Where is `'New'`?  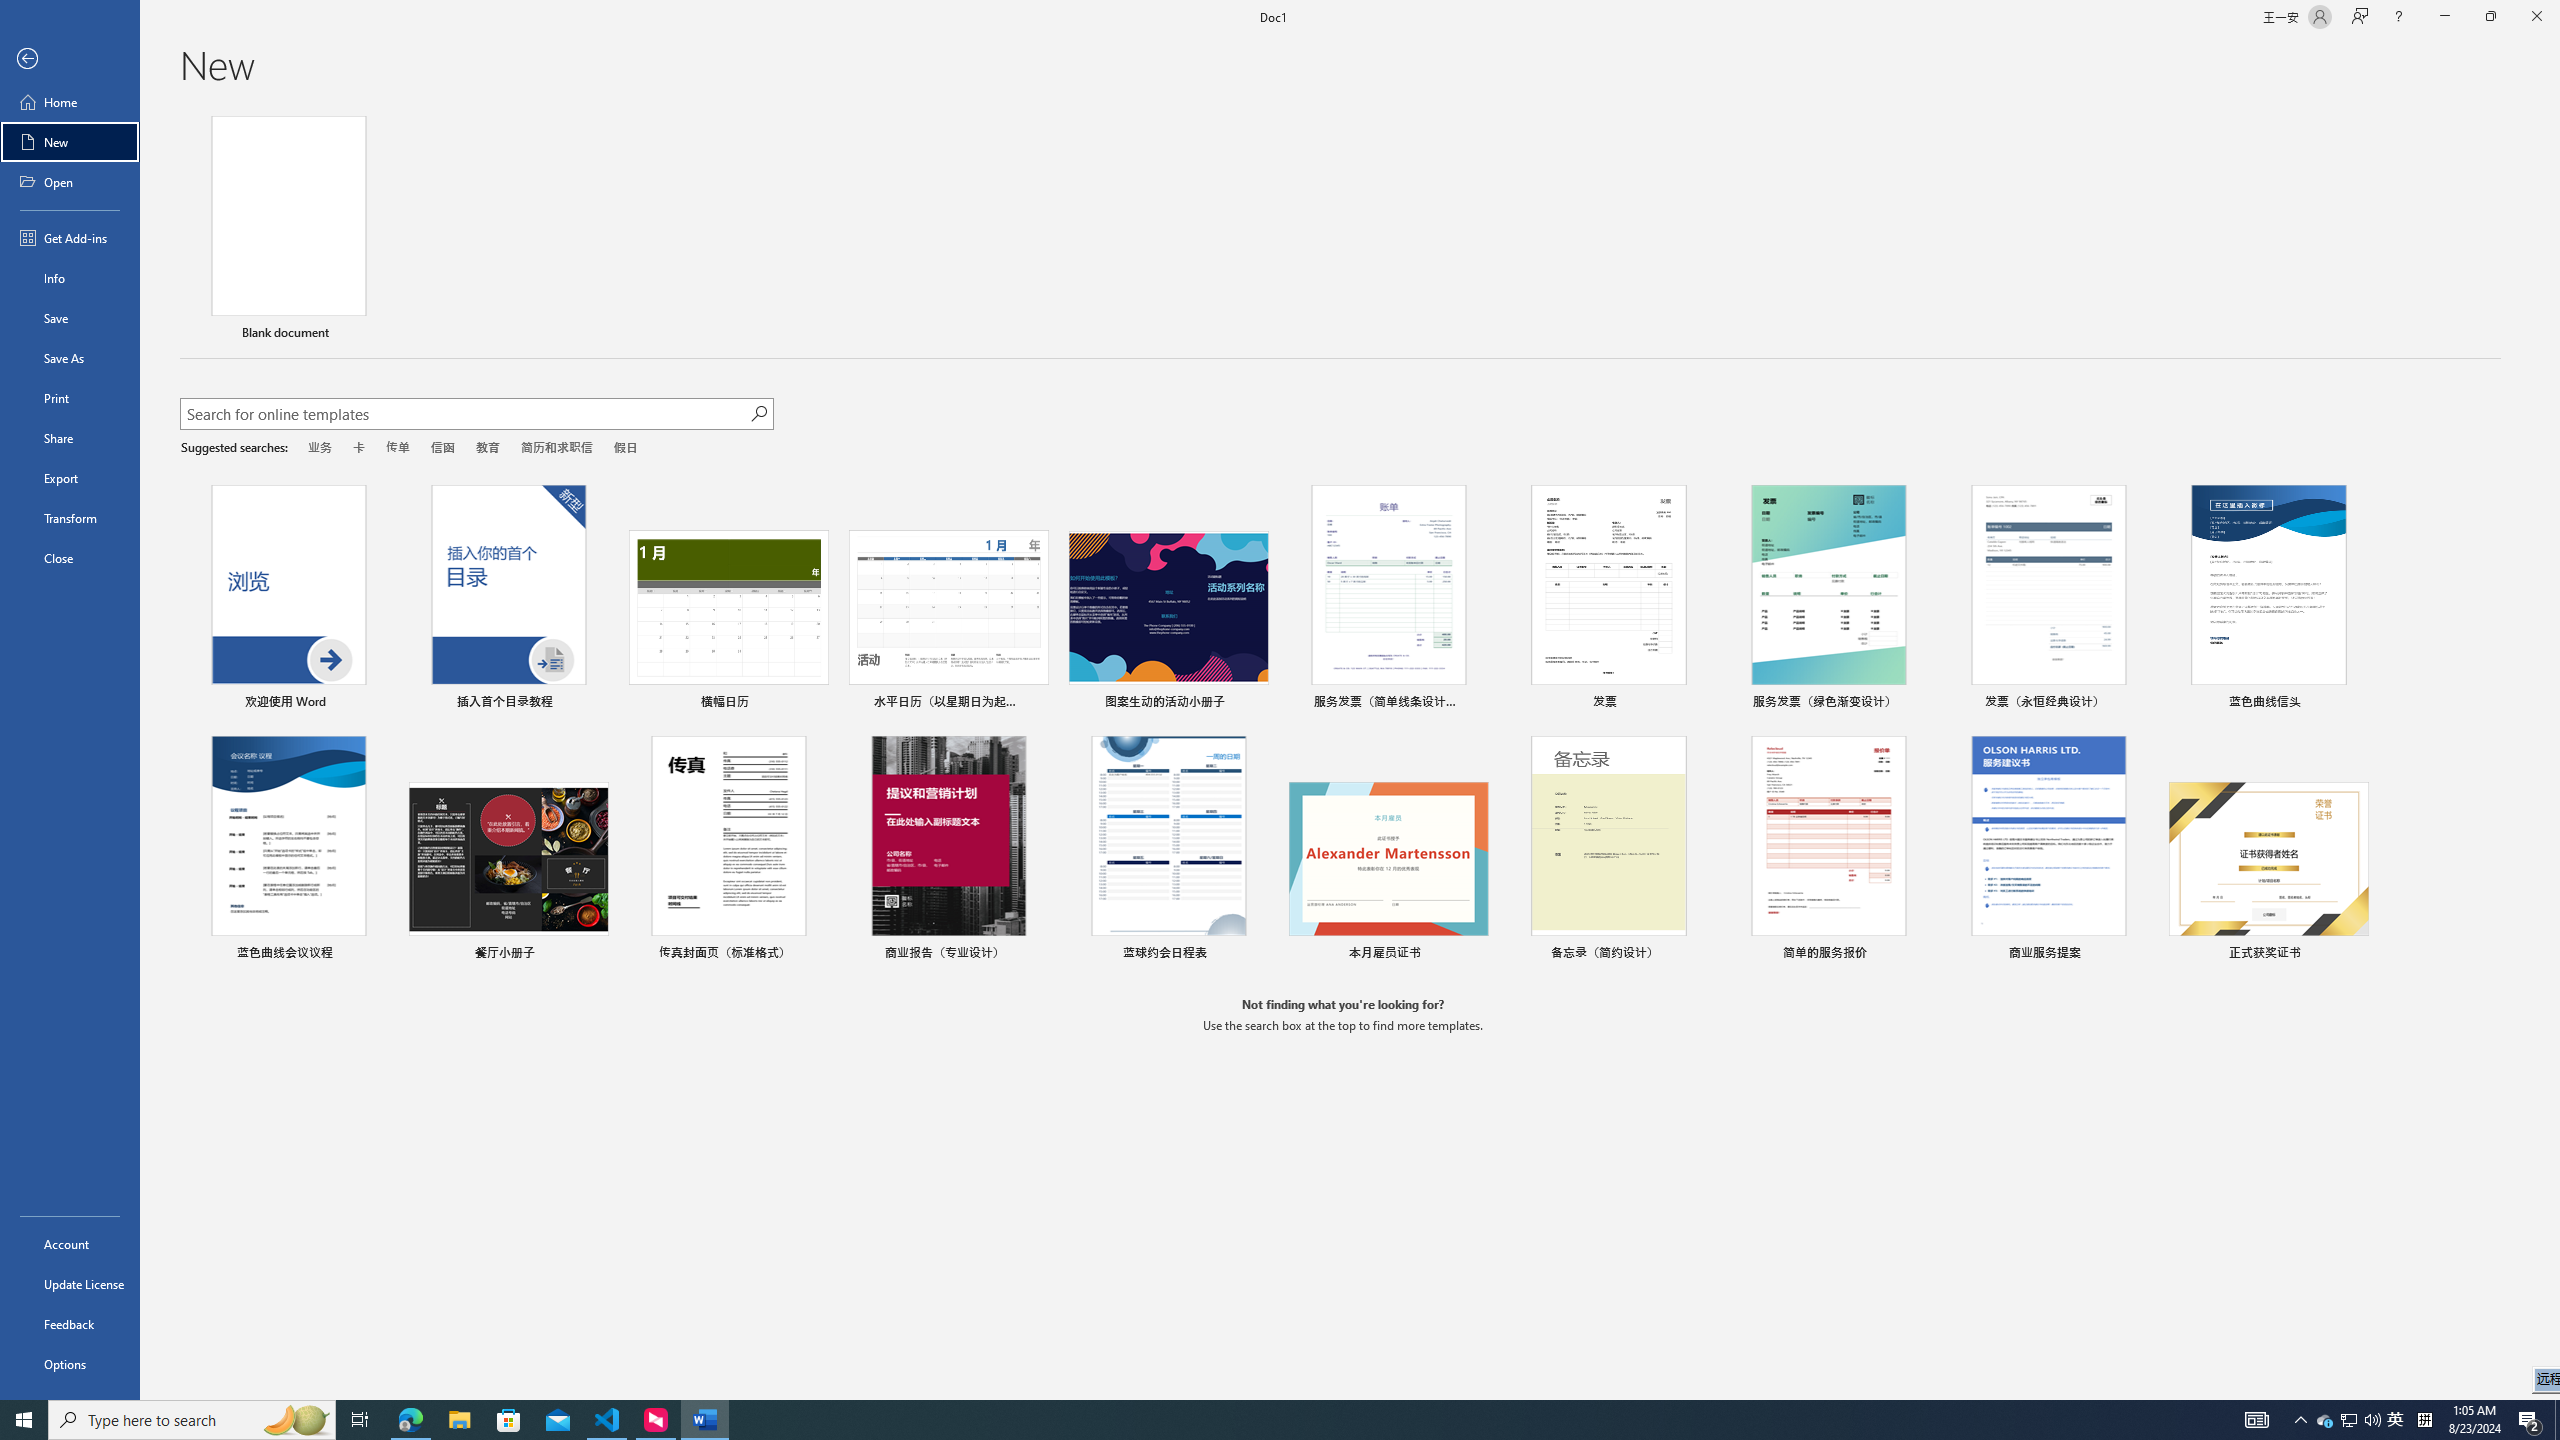
'New' is located at coordinates (69, 141).